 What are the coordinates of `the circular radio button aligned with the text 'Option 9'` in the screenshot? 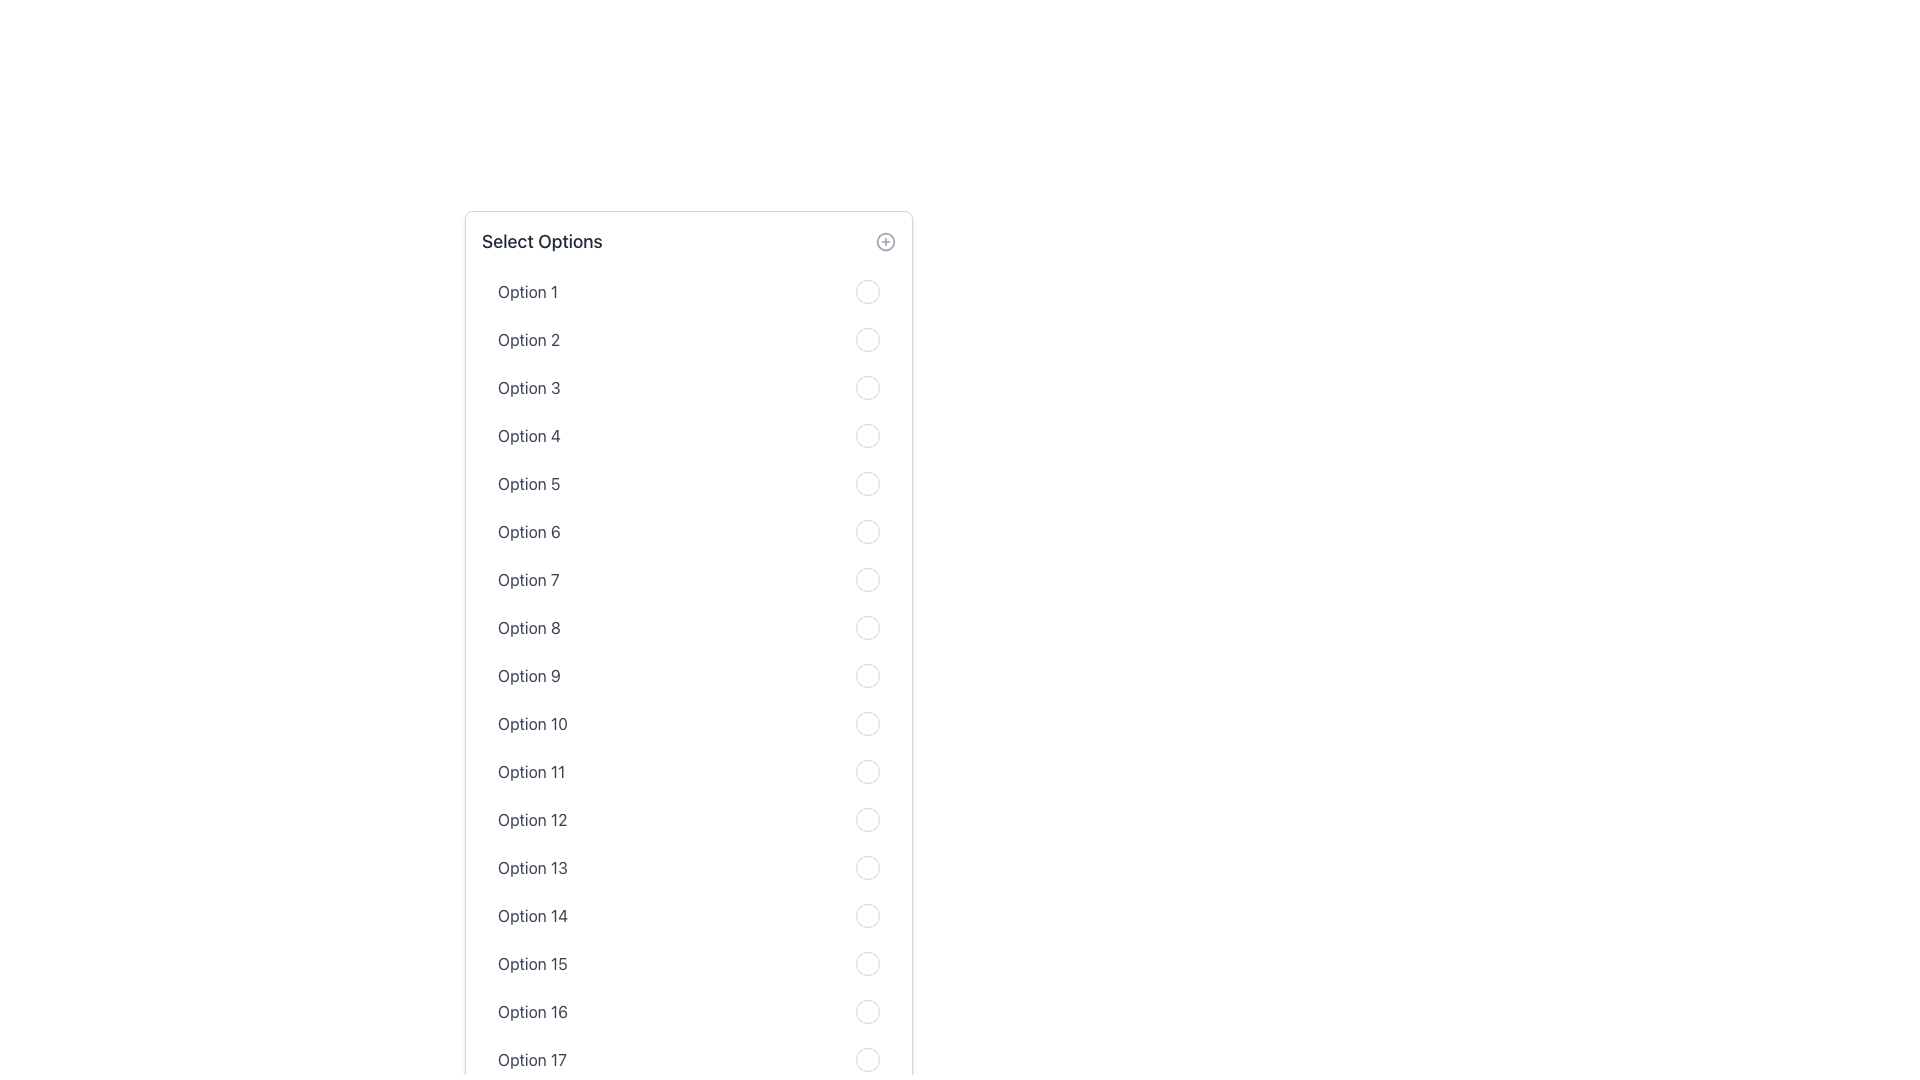 It's located at (868, 675).